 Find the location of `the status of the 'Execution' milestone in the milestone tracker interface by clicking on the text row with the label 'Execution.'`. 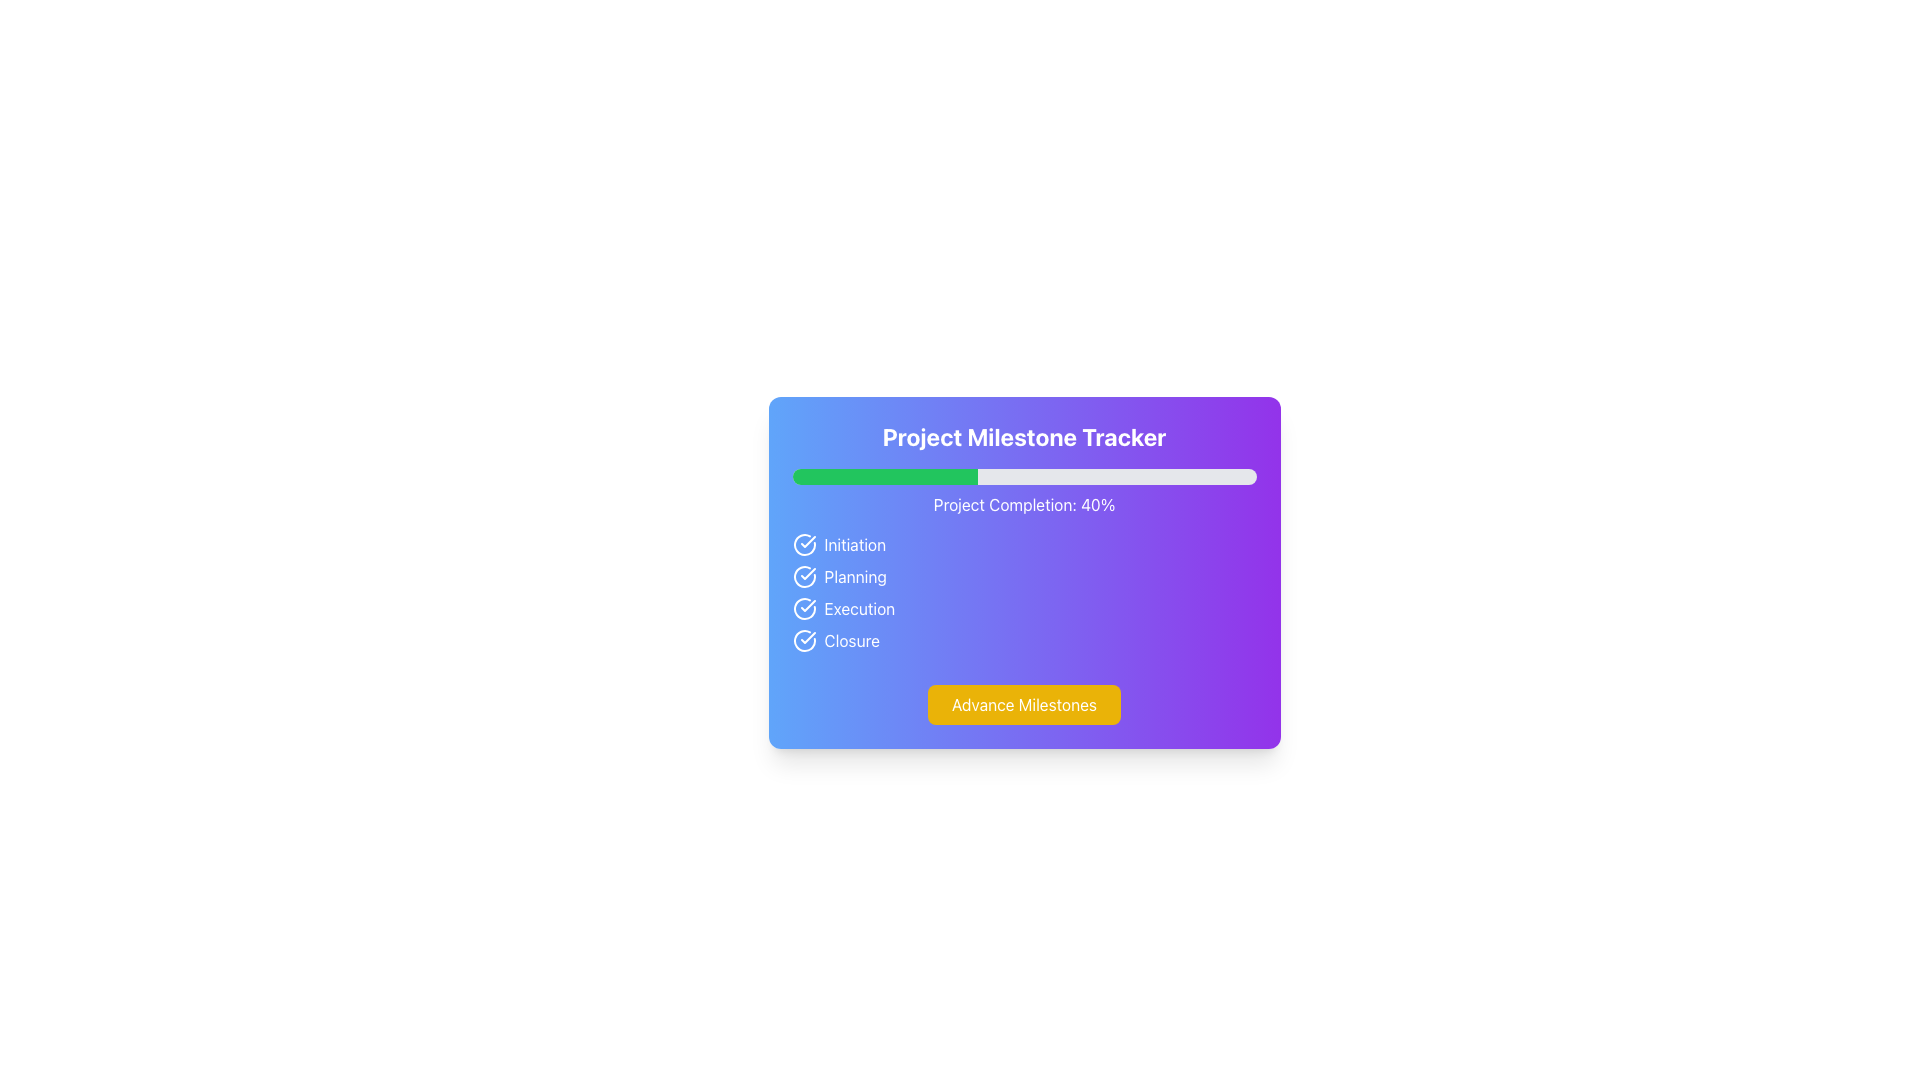

the status of the 'Execution' milestone in the milestone tracker interface by clicking on the text row with the label 'Execution.' is located at coordinates (1024, 608).